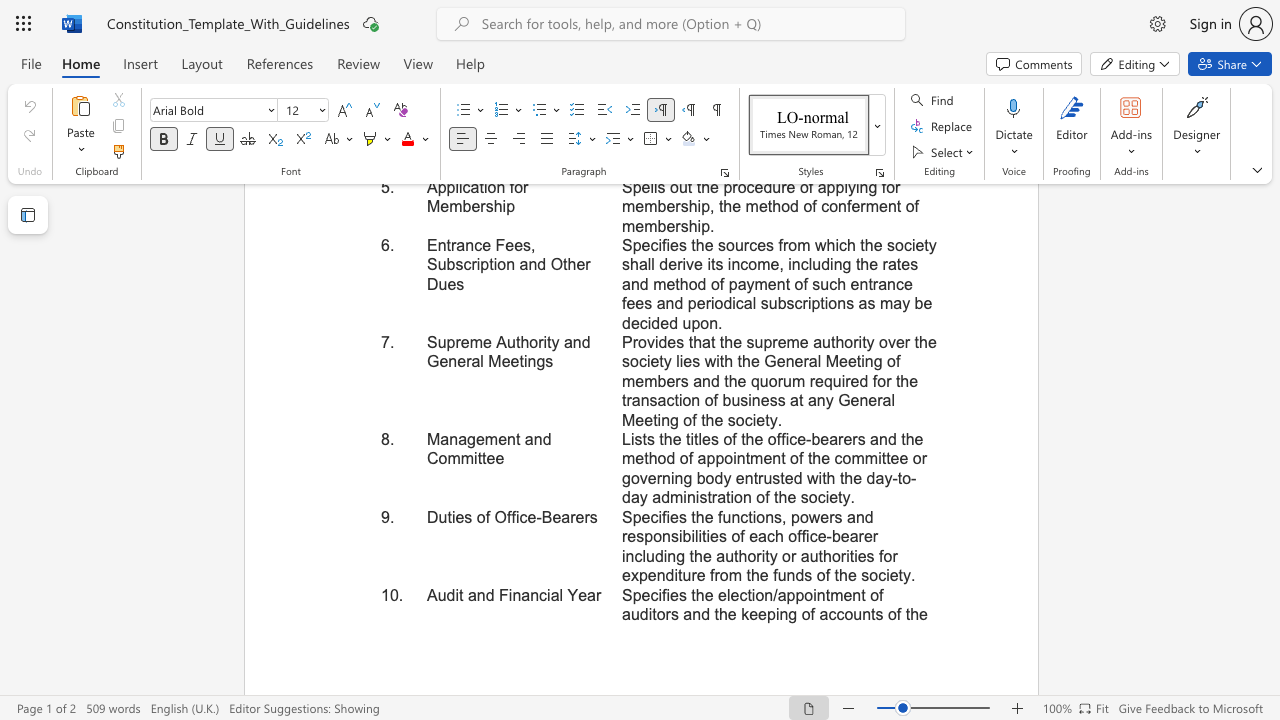  Describe the element at coordinates (586, 594) in the screenshot. I see `the subset text "ar" within the text "Audit and Financial Year"` at that location.